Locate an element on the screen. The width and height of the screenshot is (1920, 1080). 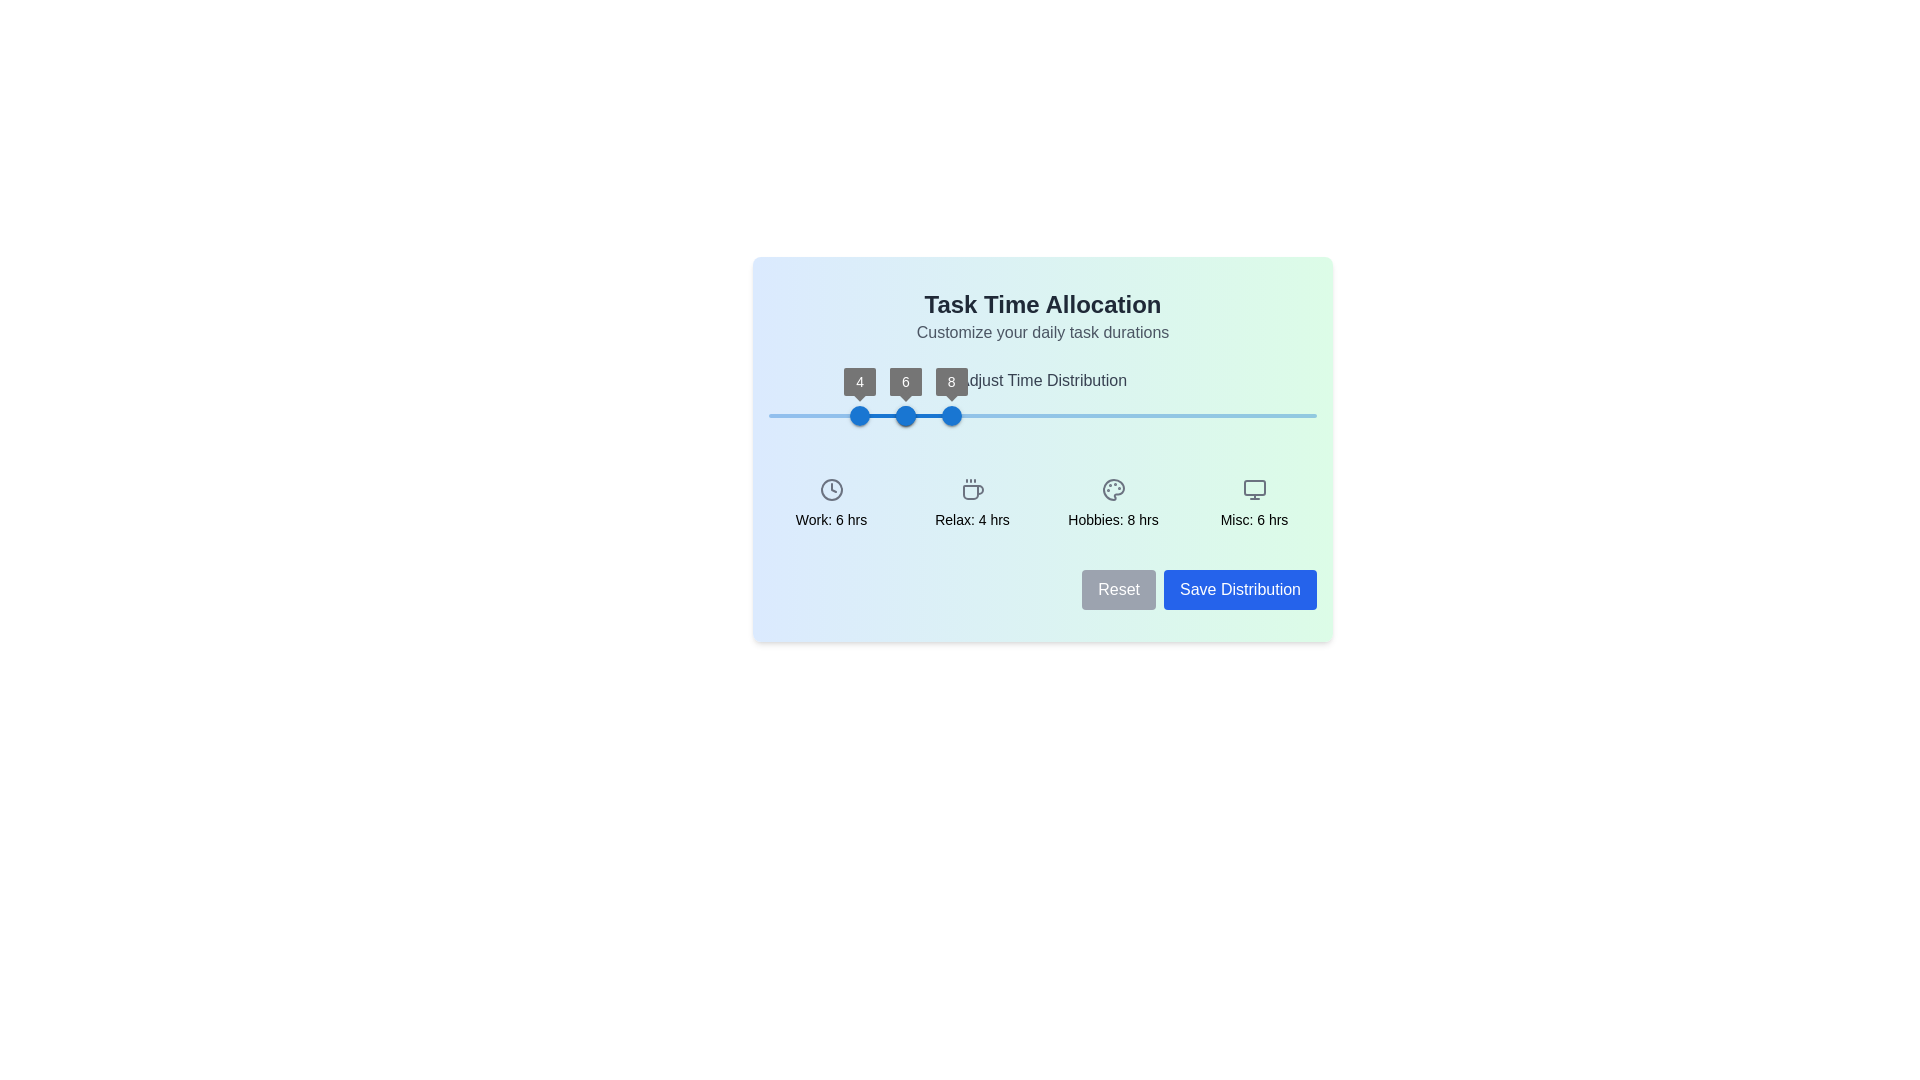
the text label displaying 'Task Time Allocation', which is bold and extra-large, located at the top center of the section is located at coordinates (1041, 304).